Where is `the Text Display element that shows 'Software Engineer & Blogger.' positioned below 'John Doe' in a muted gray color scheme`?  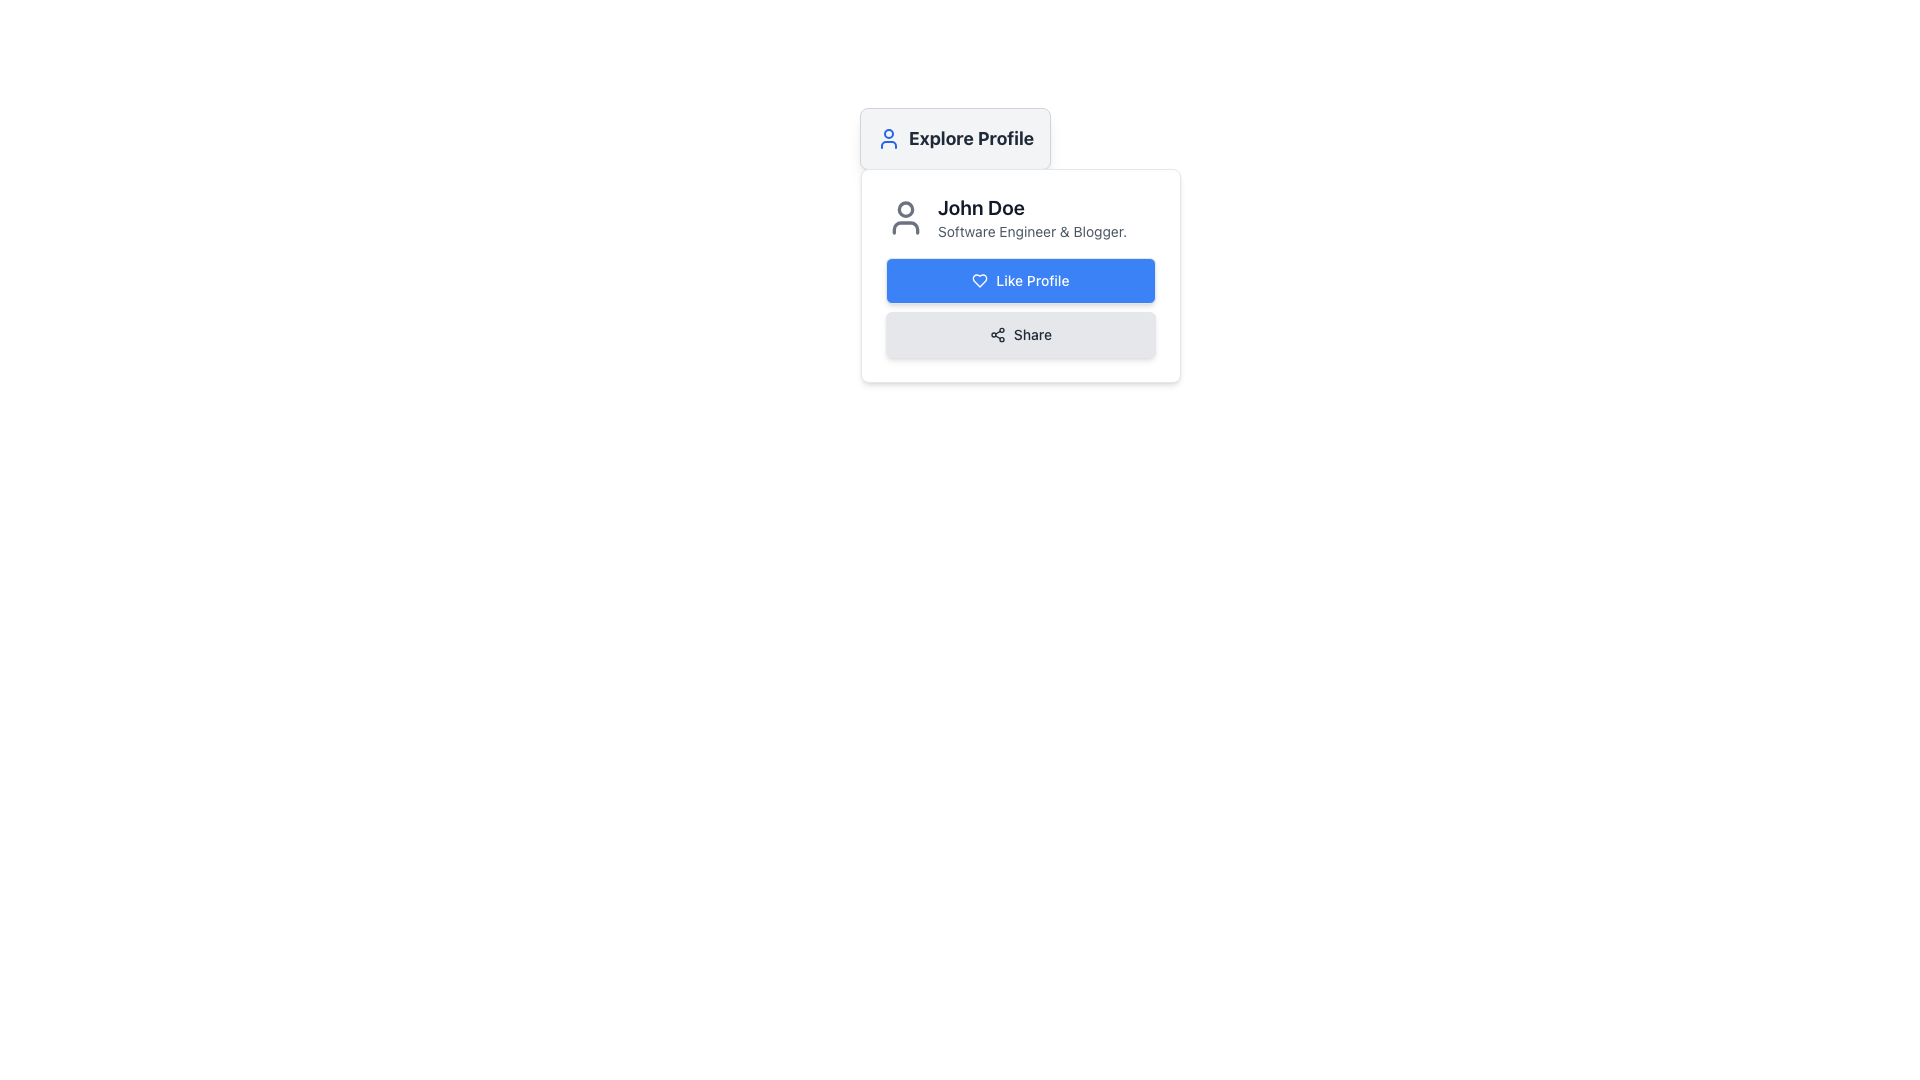
the Text Display element that shows 'Software Engineer & Blogger.' positioned below 'John Doe' in a muted gray color scheme is located at coordinates (1032, 230).